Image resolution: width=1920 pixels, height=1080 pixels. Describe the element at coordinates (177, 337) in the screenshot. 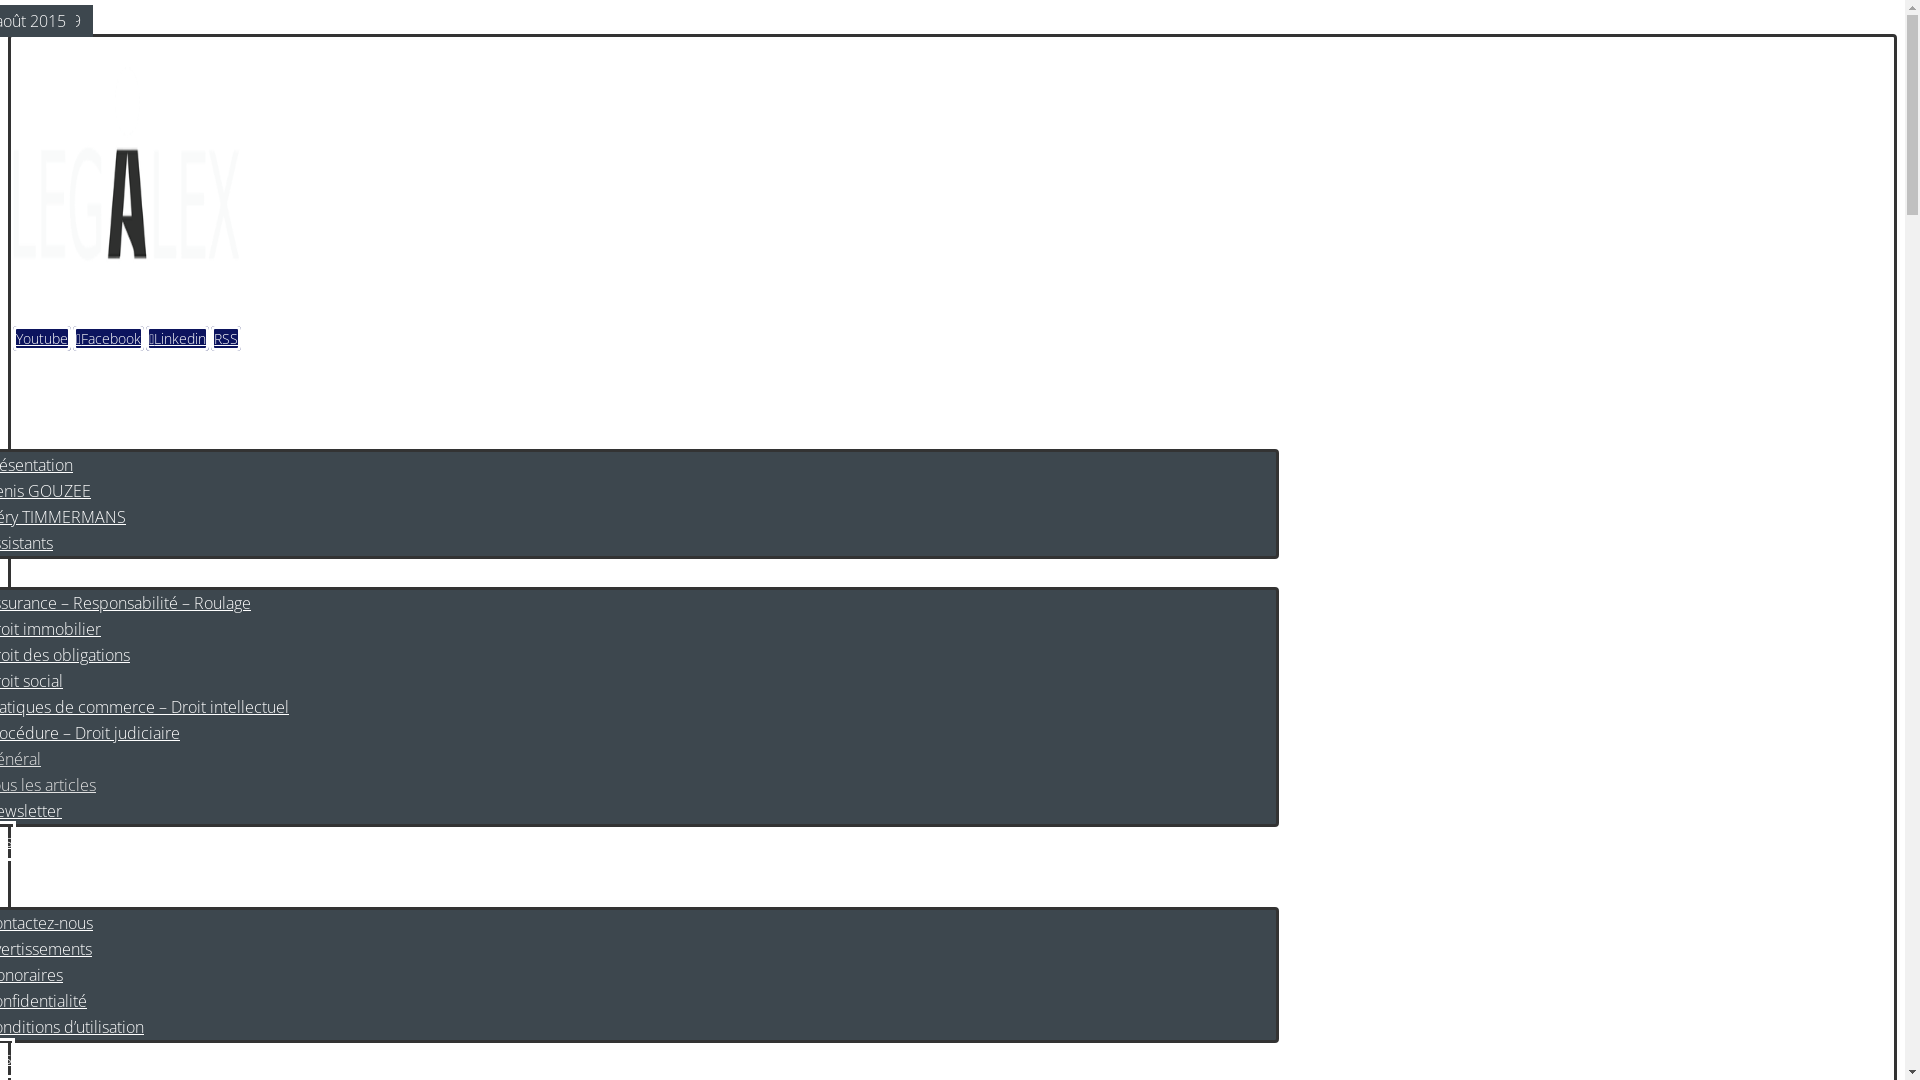

I see `'Linkedin'` at that location.